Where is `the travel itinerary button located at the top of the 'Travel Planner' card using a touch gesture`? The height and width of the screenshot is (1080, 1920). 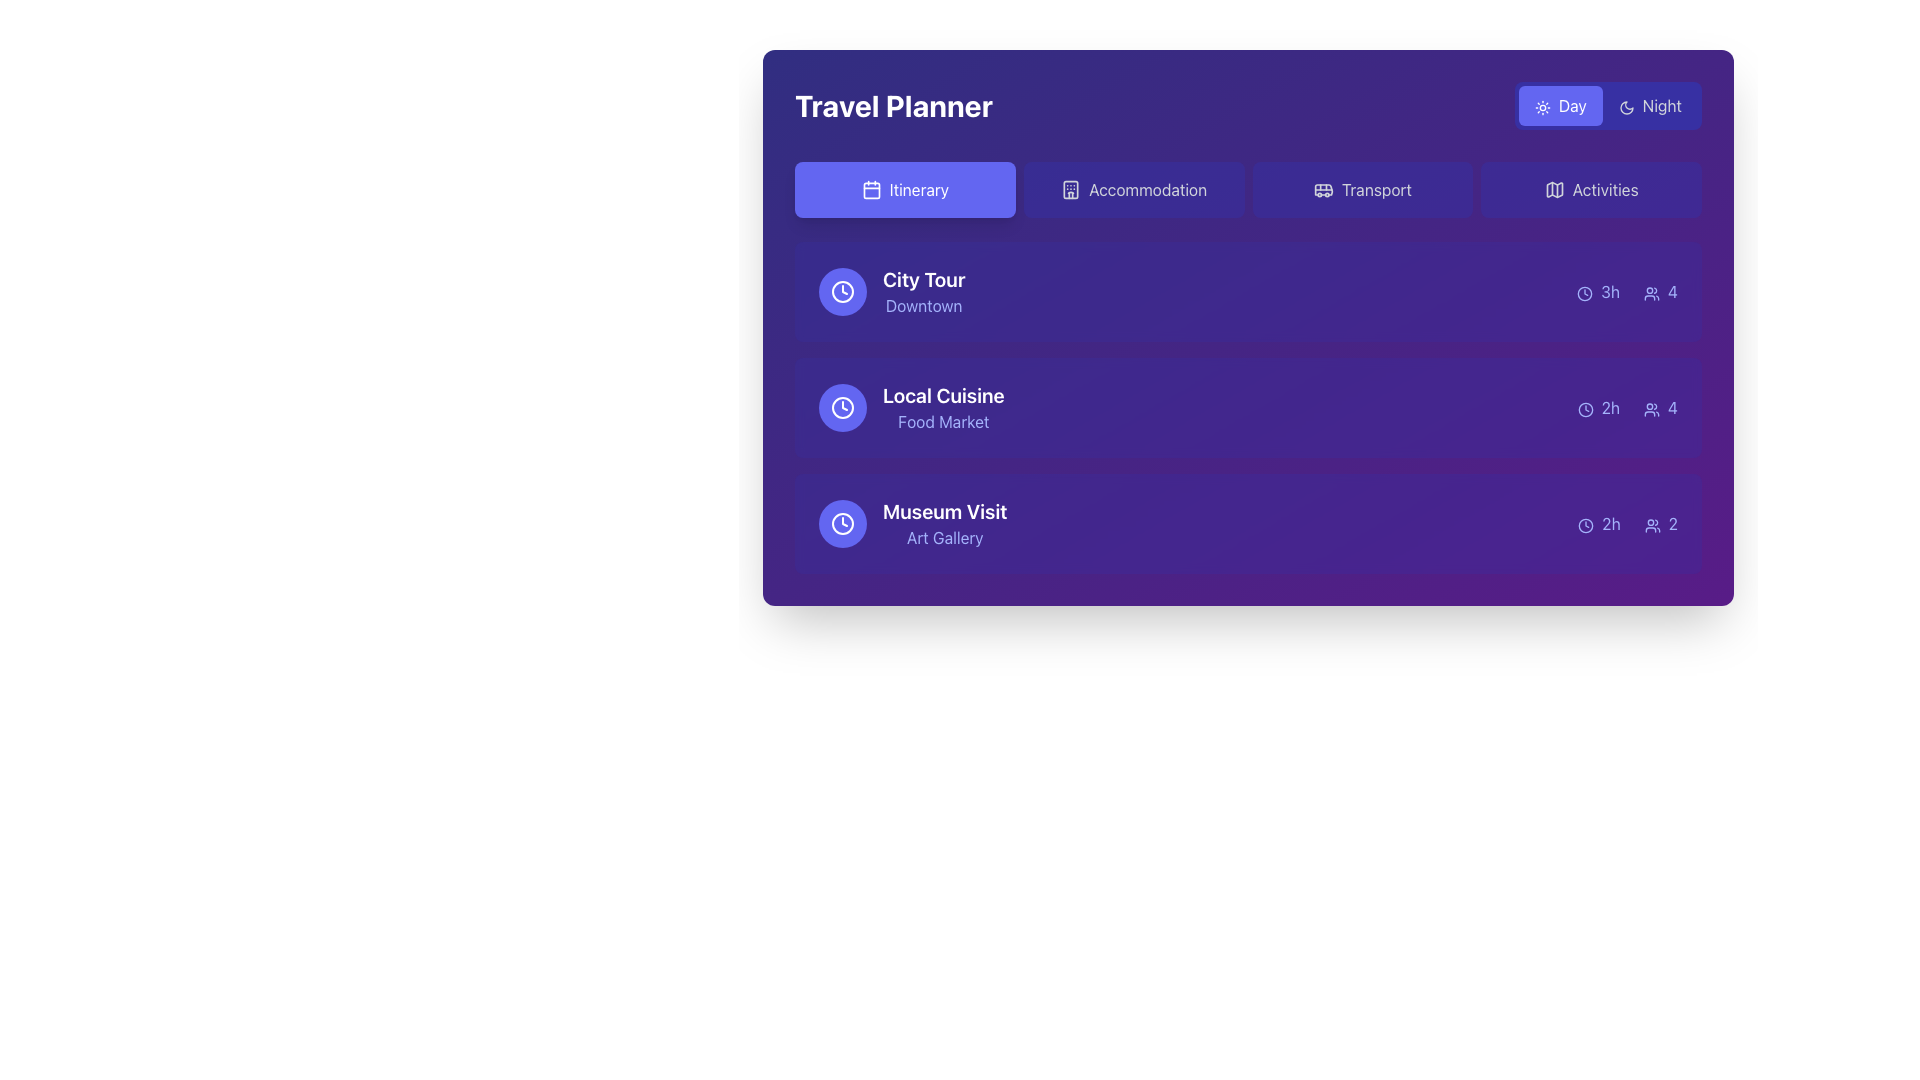 the travel itinerary button located at the top of the 'Travel Planner' card using a touch gesture is located at coordinates (904, 189).